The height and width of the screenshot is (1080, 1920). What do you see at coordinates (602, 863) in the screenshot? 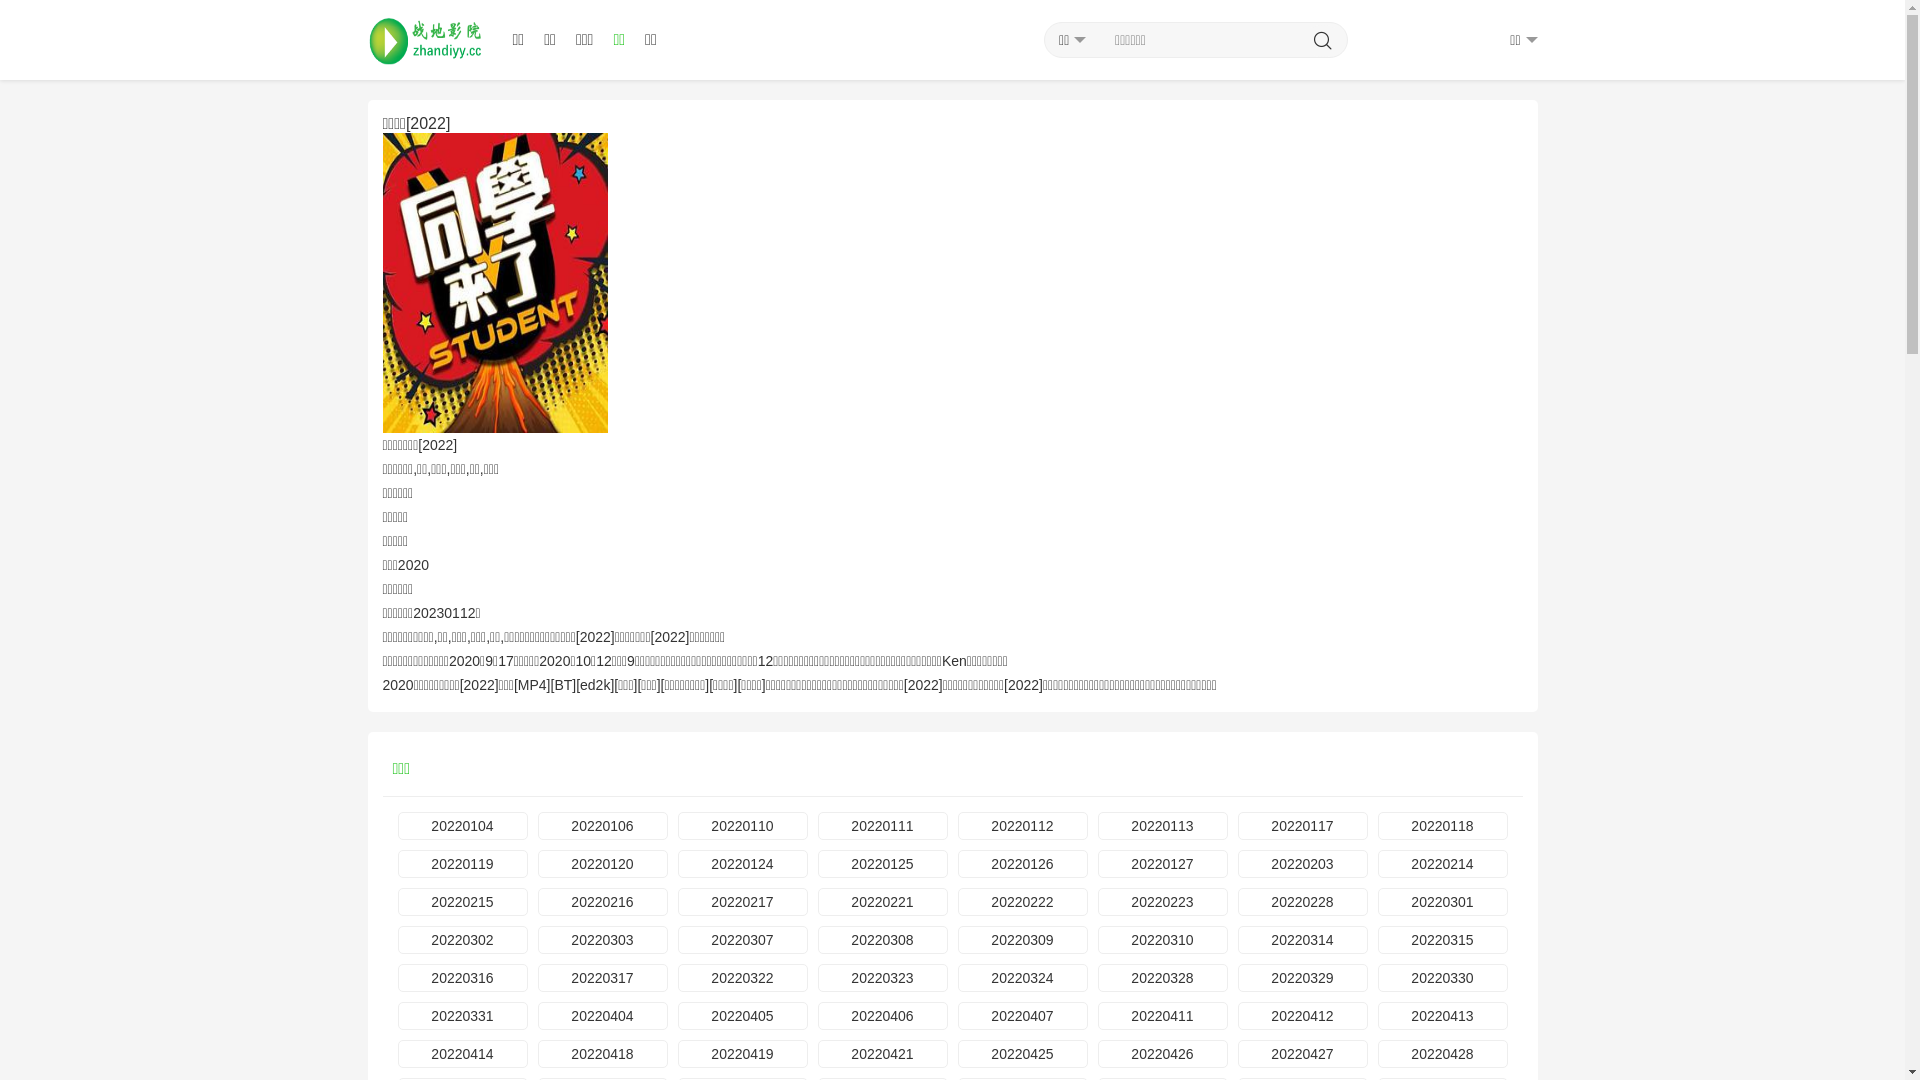
I see `'20220120'` at bounding box center [602, 863].